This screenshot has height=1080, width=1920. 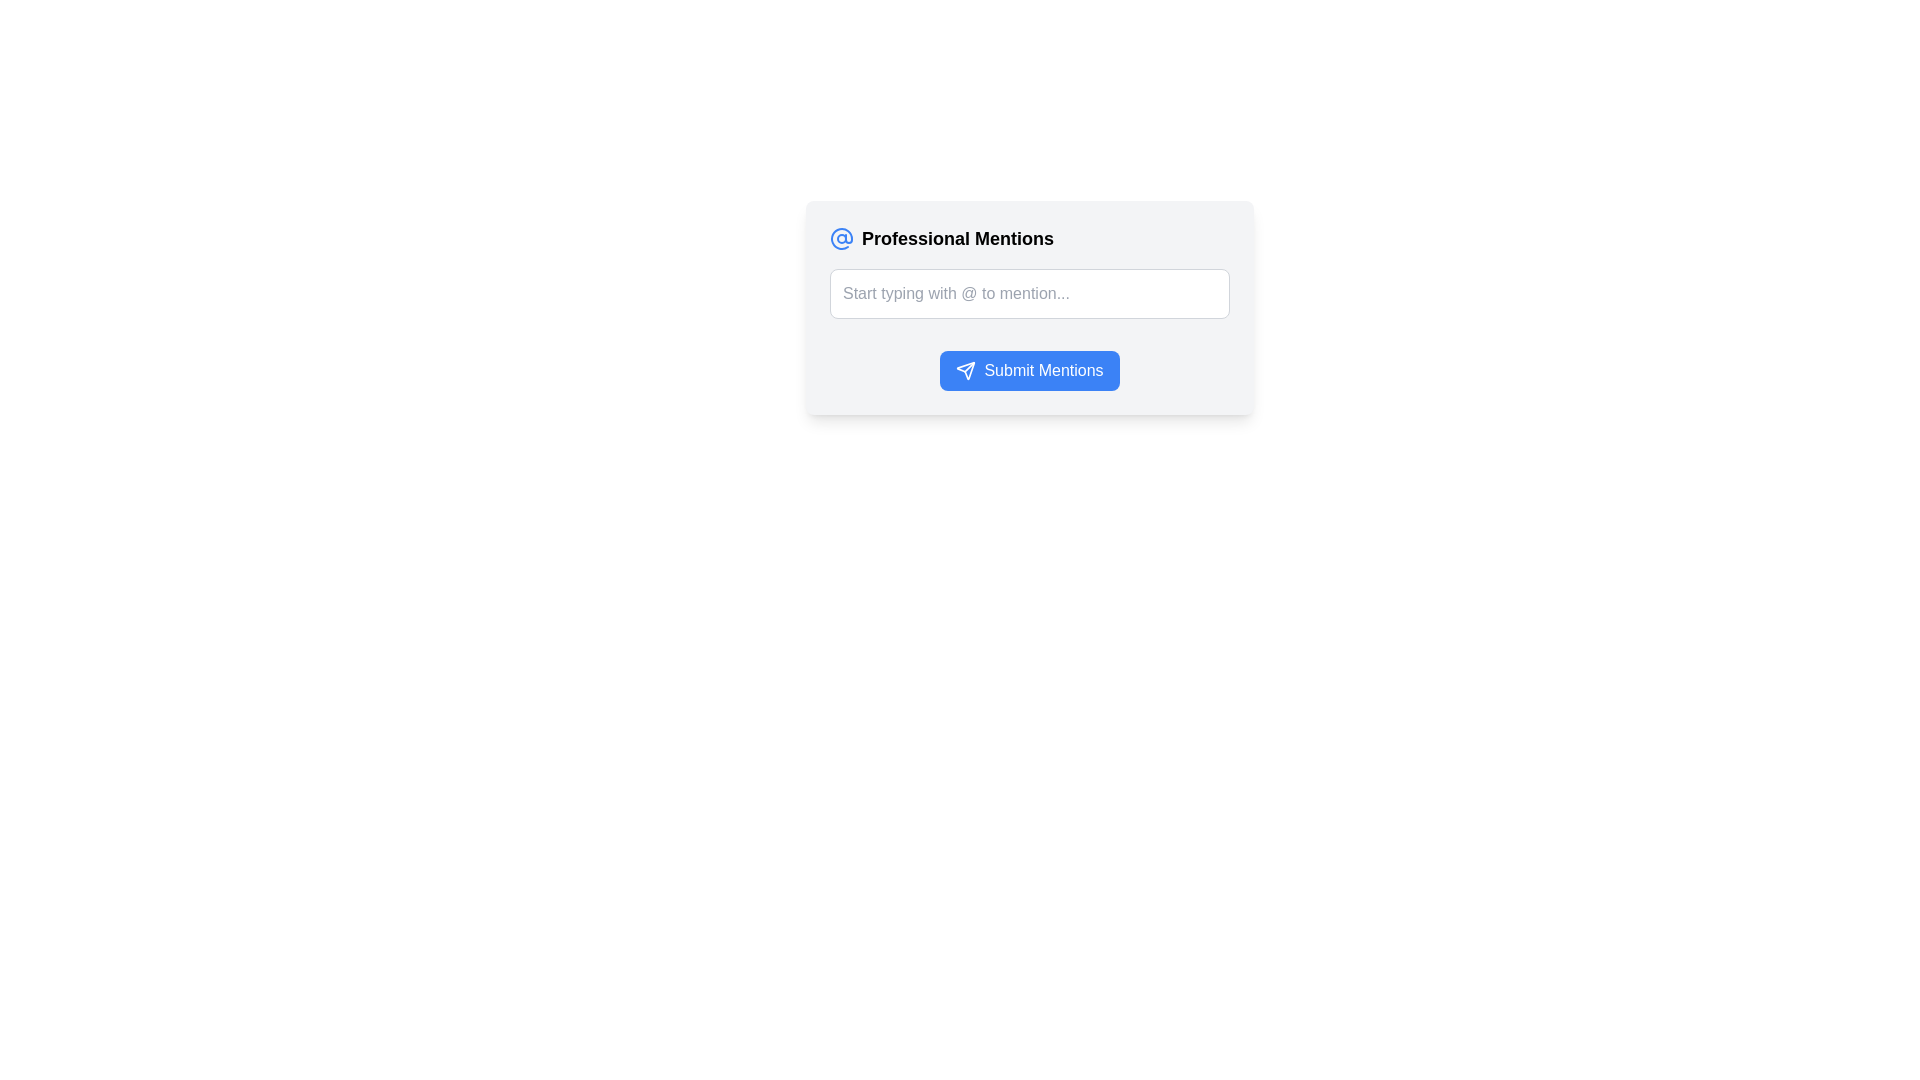 I want to click on the icon located in the header section of the 'Professional Mentions' box, which serves as a visual indicator for mentions or tagging functionality, so click(x=841, y=238).